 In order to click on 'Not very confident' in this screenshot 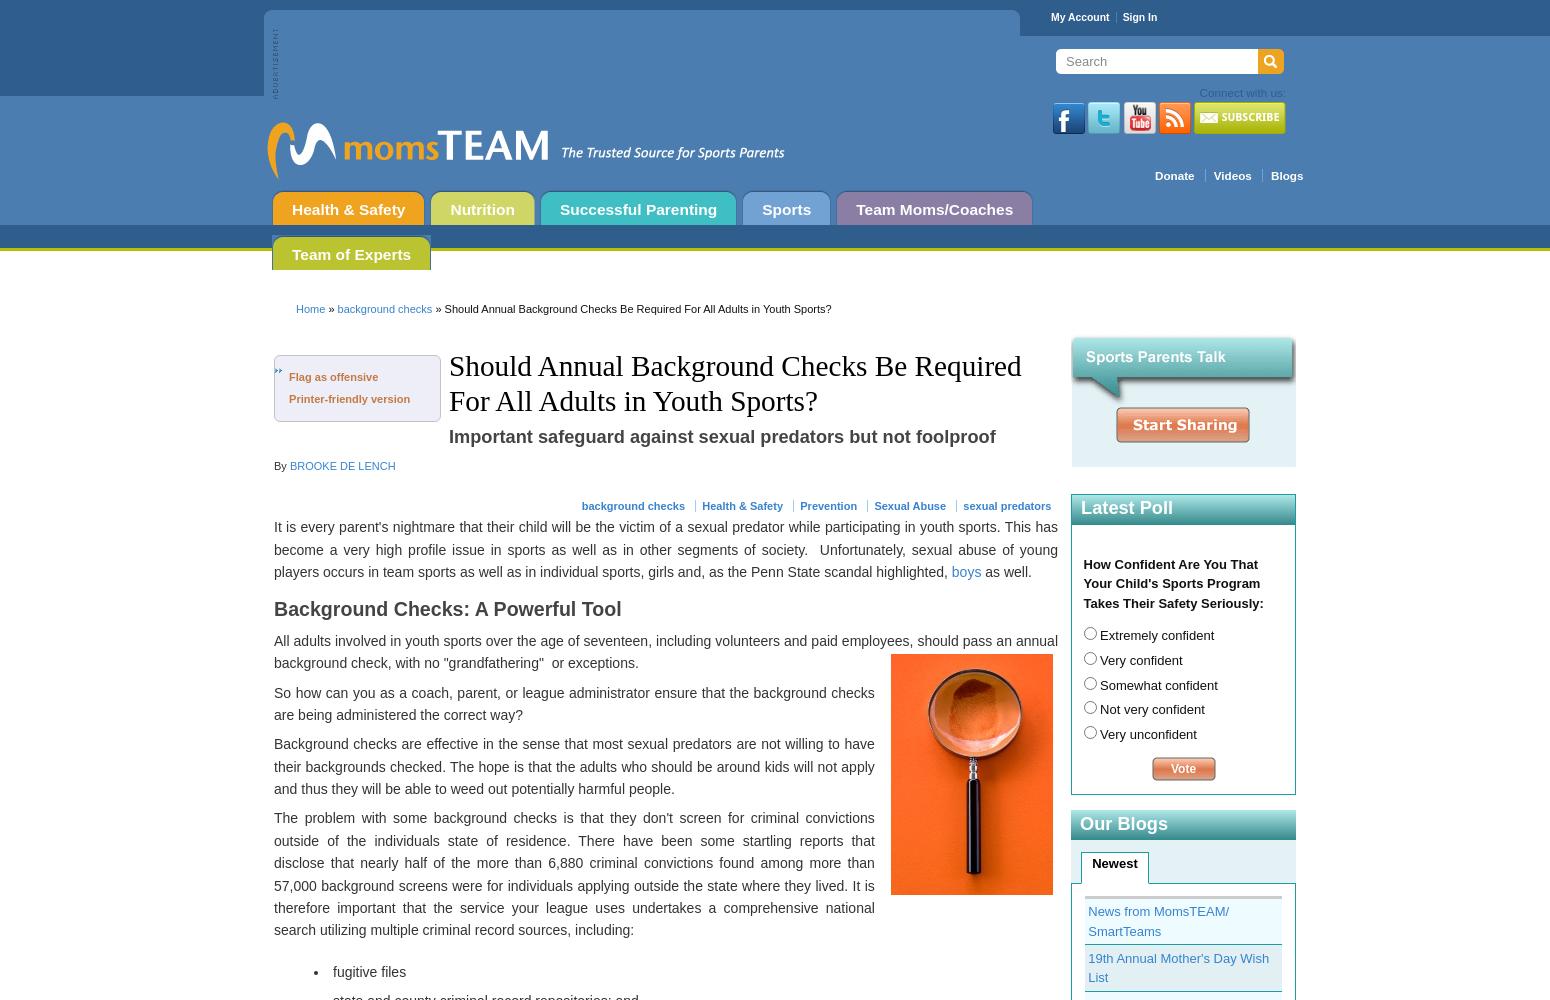, I will do `click(1148, 708)`.